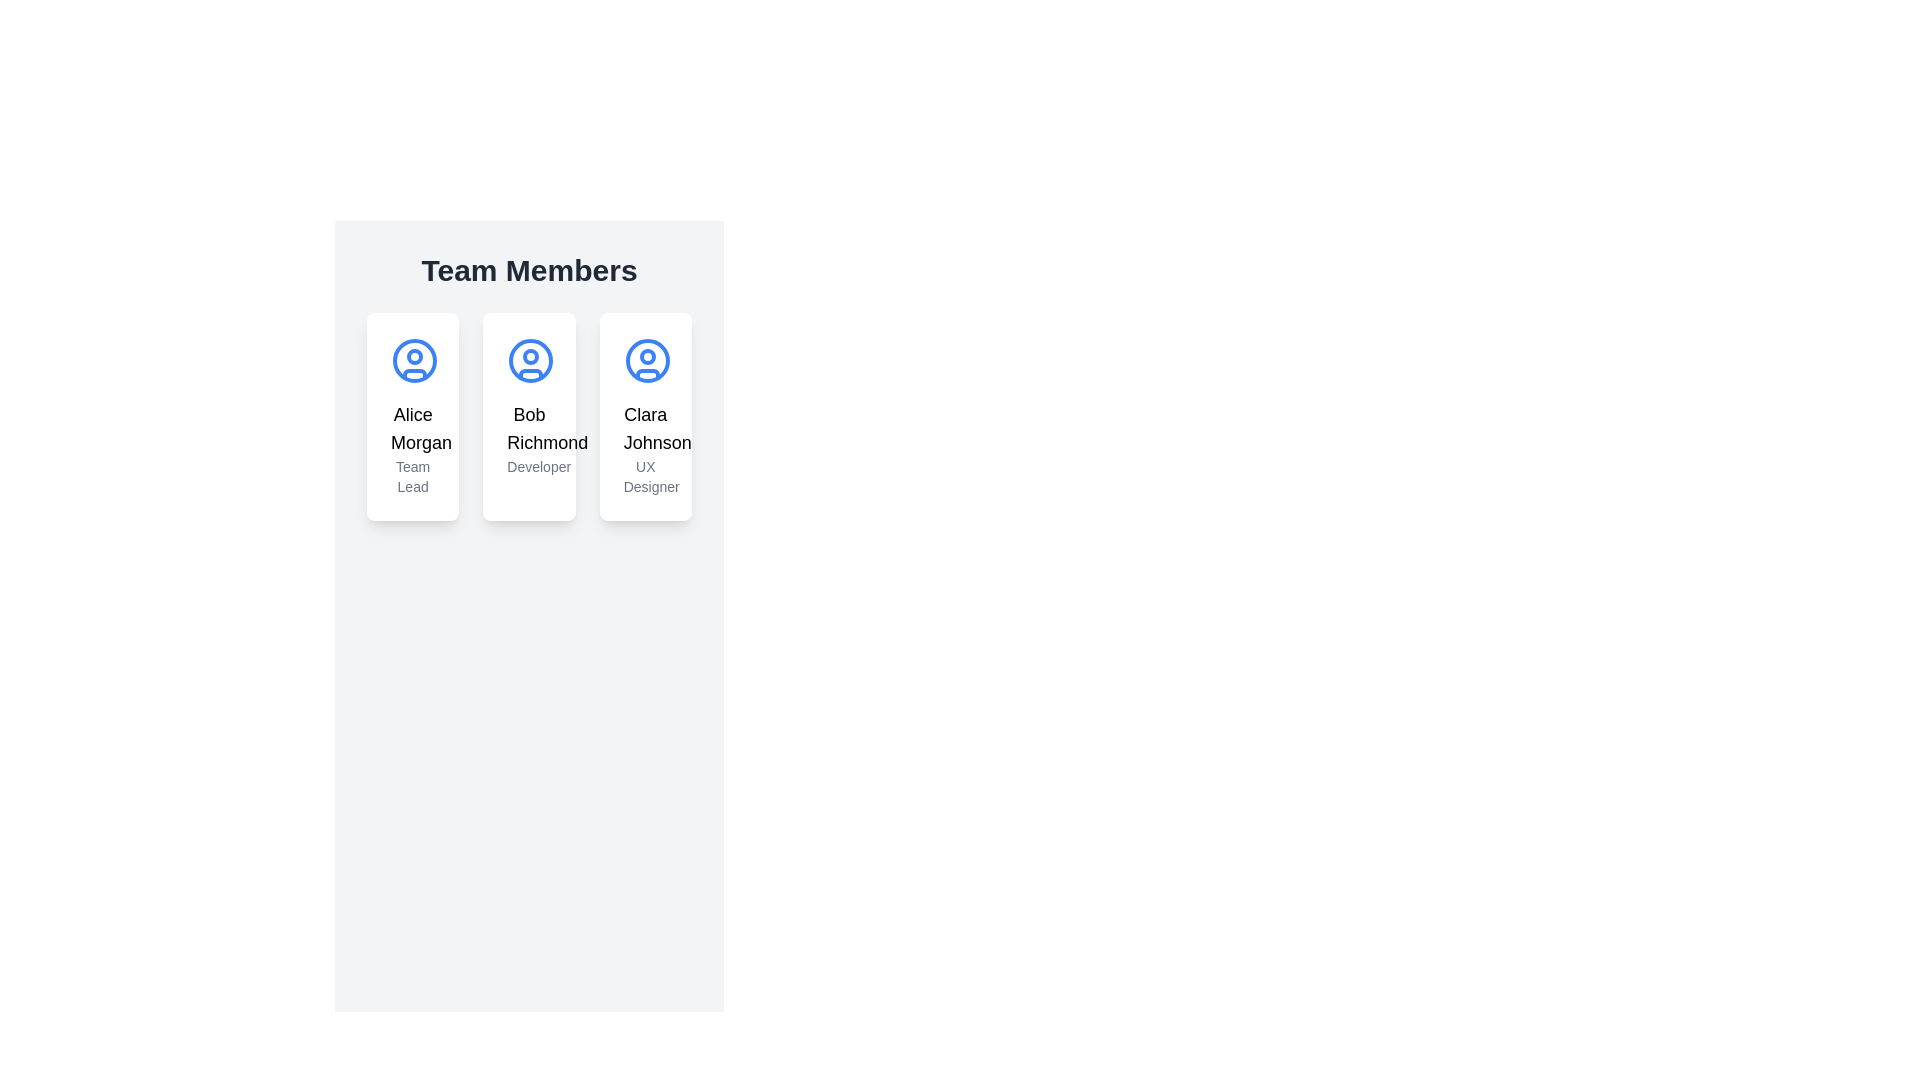 The height and width of the screenshot is (1080, 1920). I want to click on the circular marker inside the card for 'Bob Richmond', which is the second blue circular profile icon from the left in the row of cards, so click(531, 356).